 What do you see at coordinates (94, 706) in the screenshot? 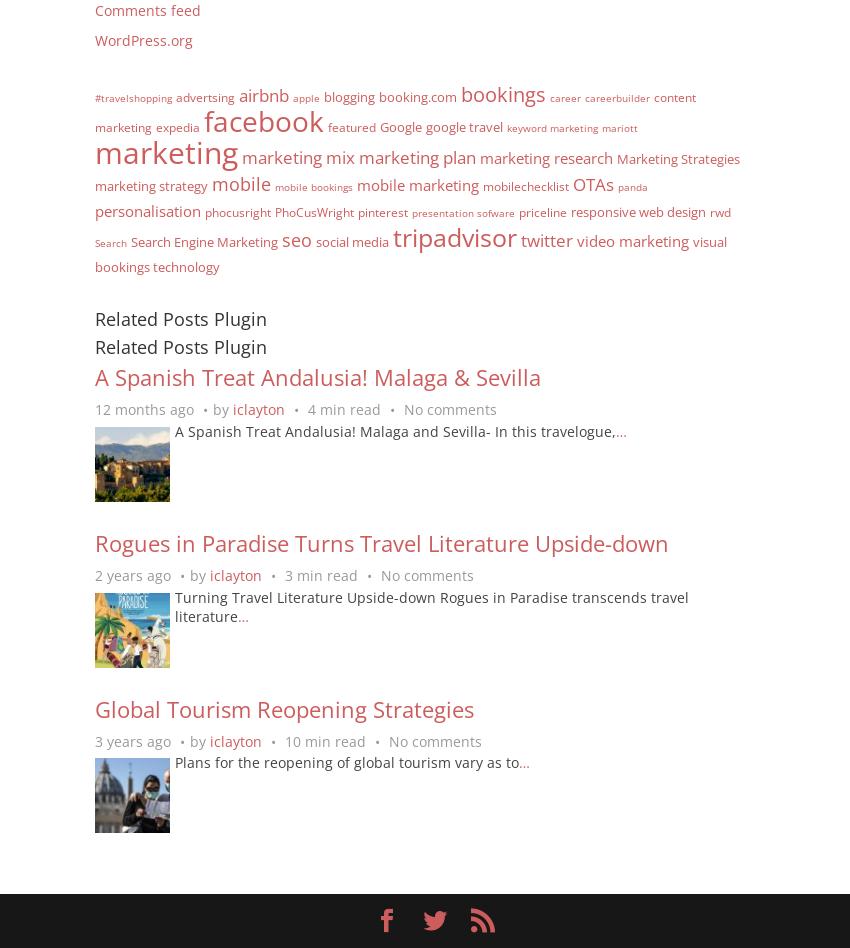
I see `'Global Tourism Reopening Strategies'` at bounding box center [94, 706].